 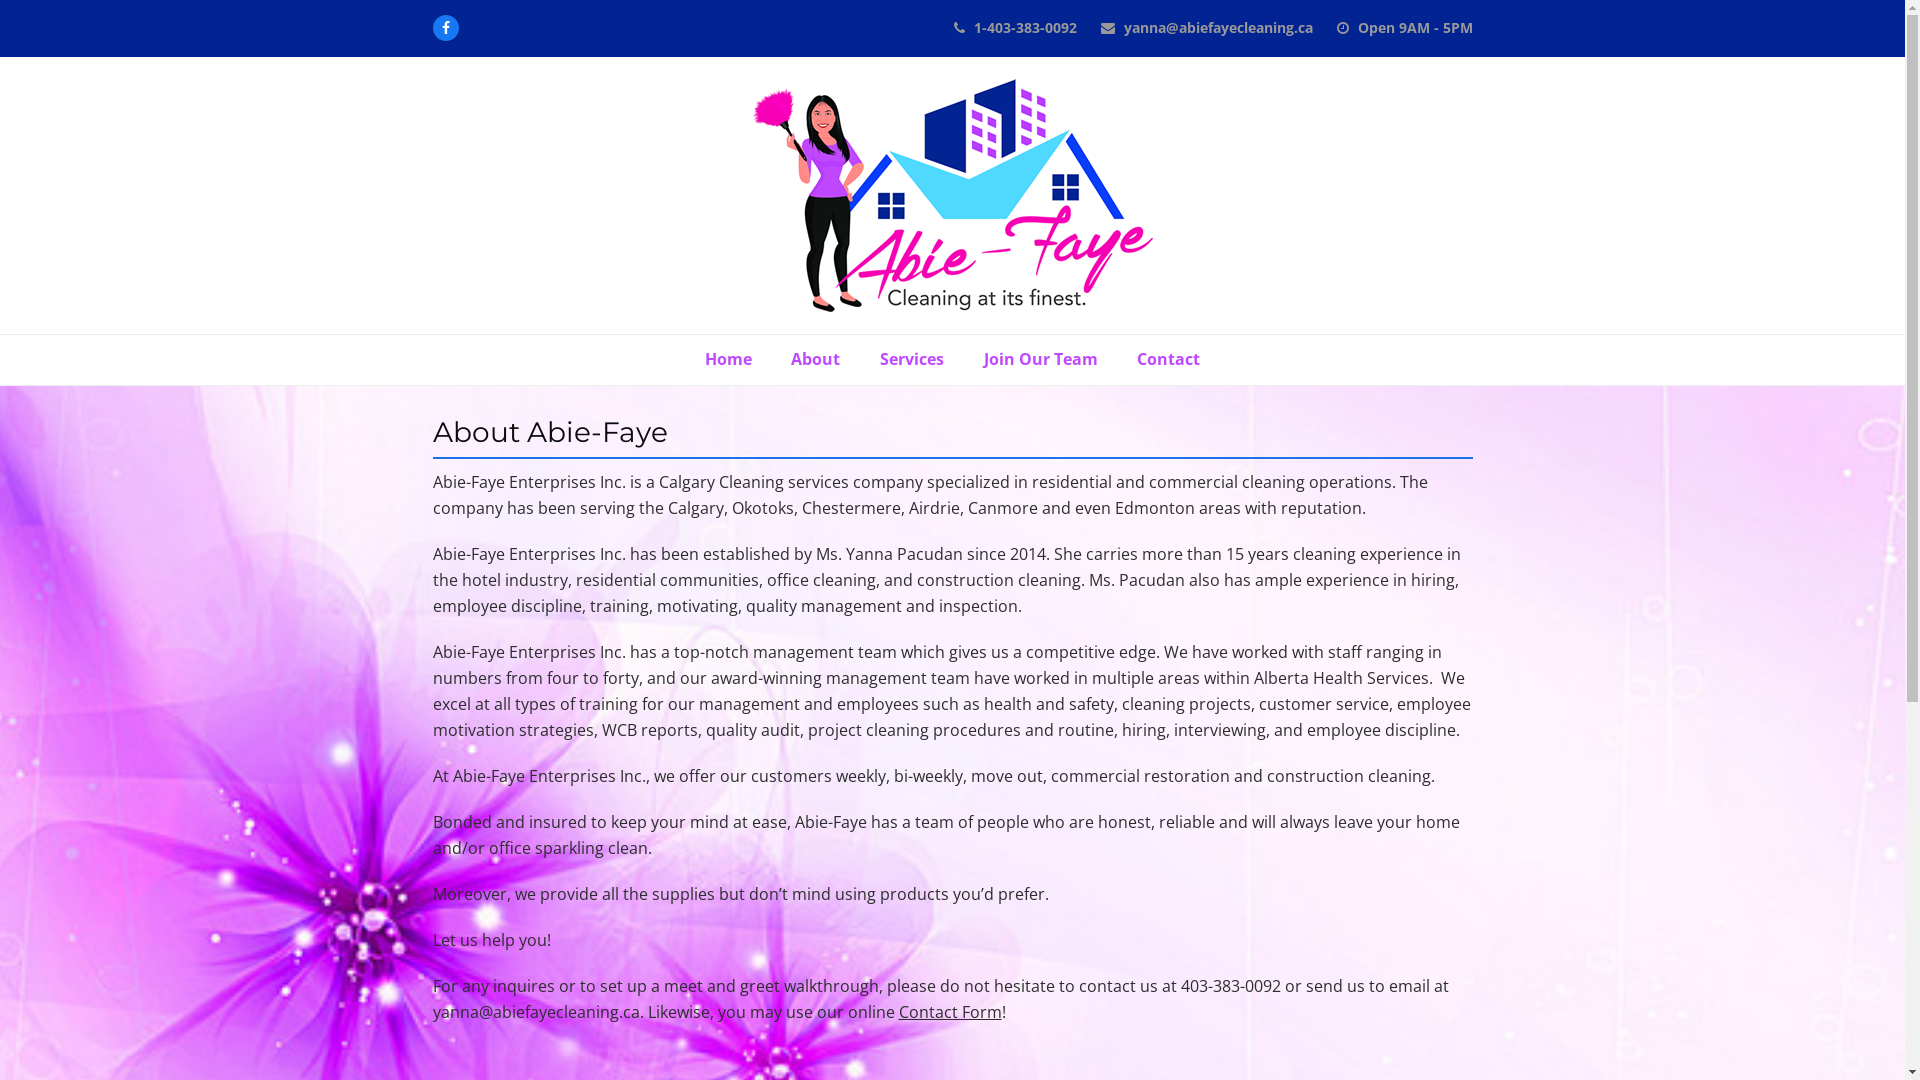 I want to click on 'Home', so click(x=727, y=358).